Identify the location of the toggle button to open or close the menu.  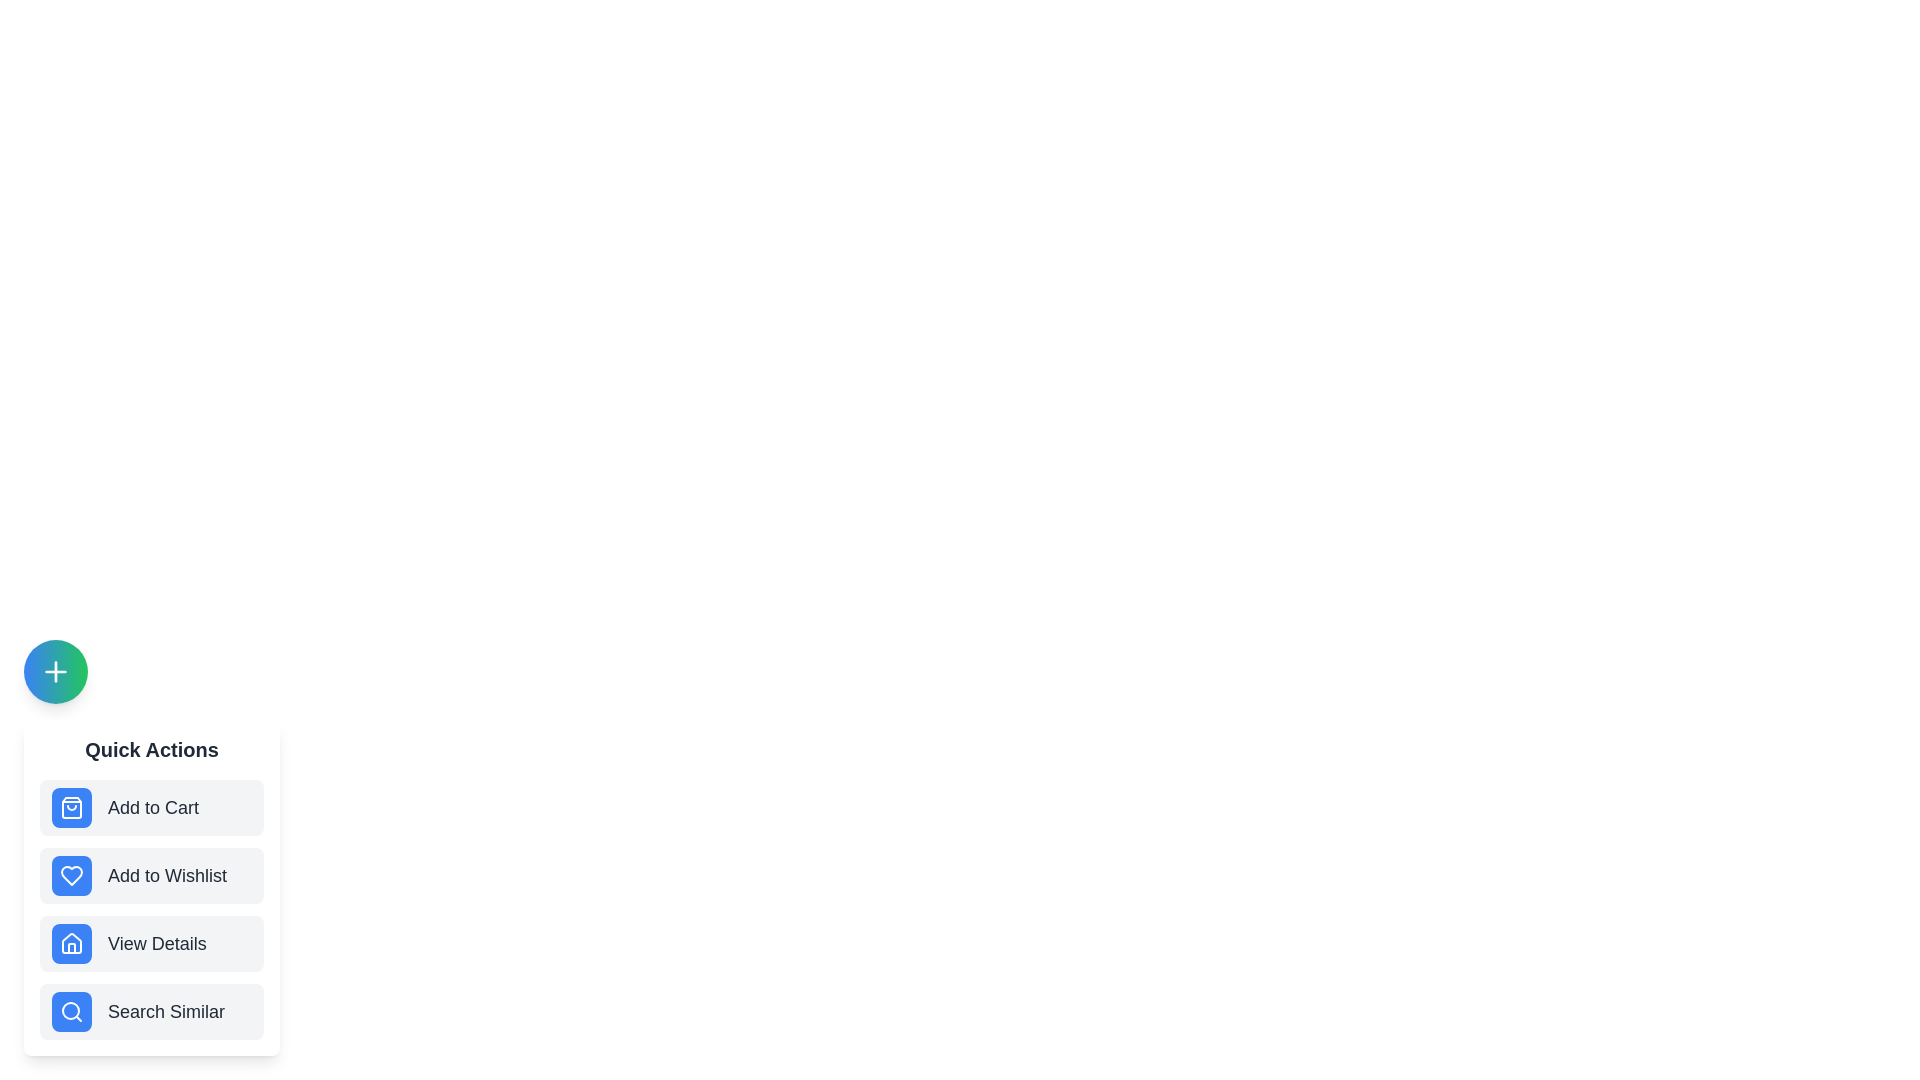
(56, 671).